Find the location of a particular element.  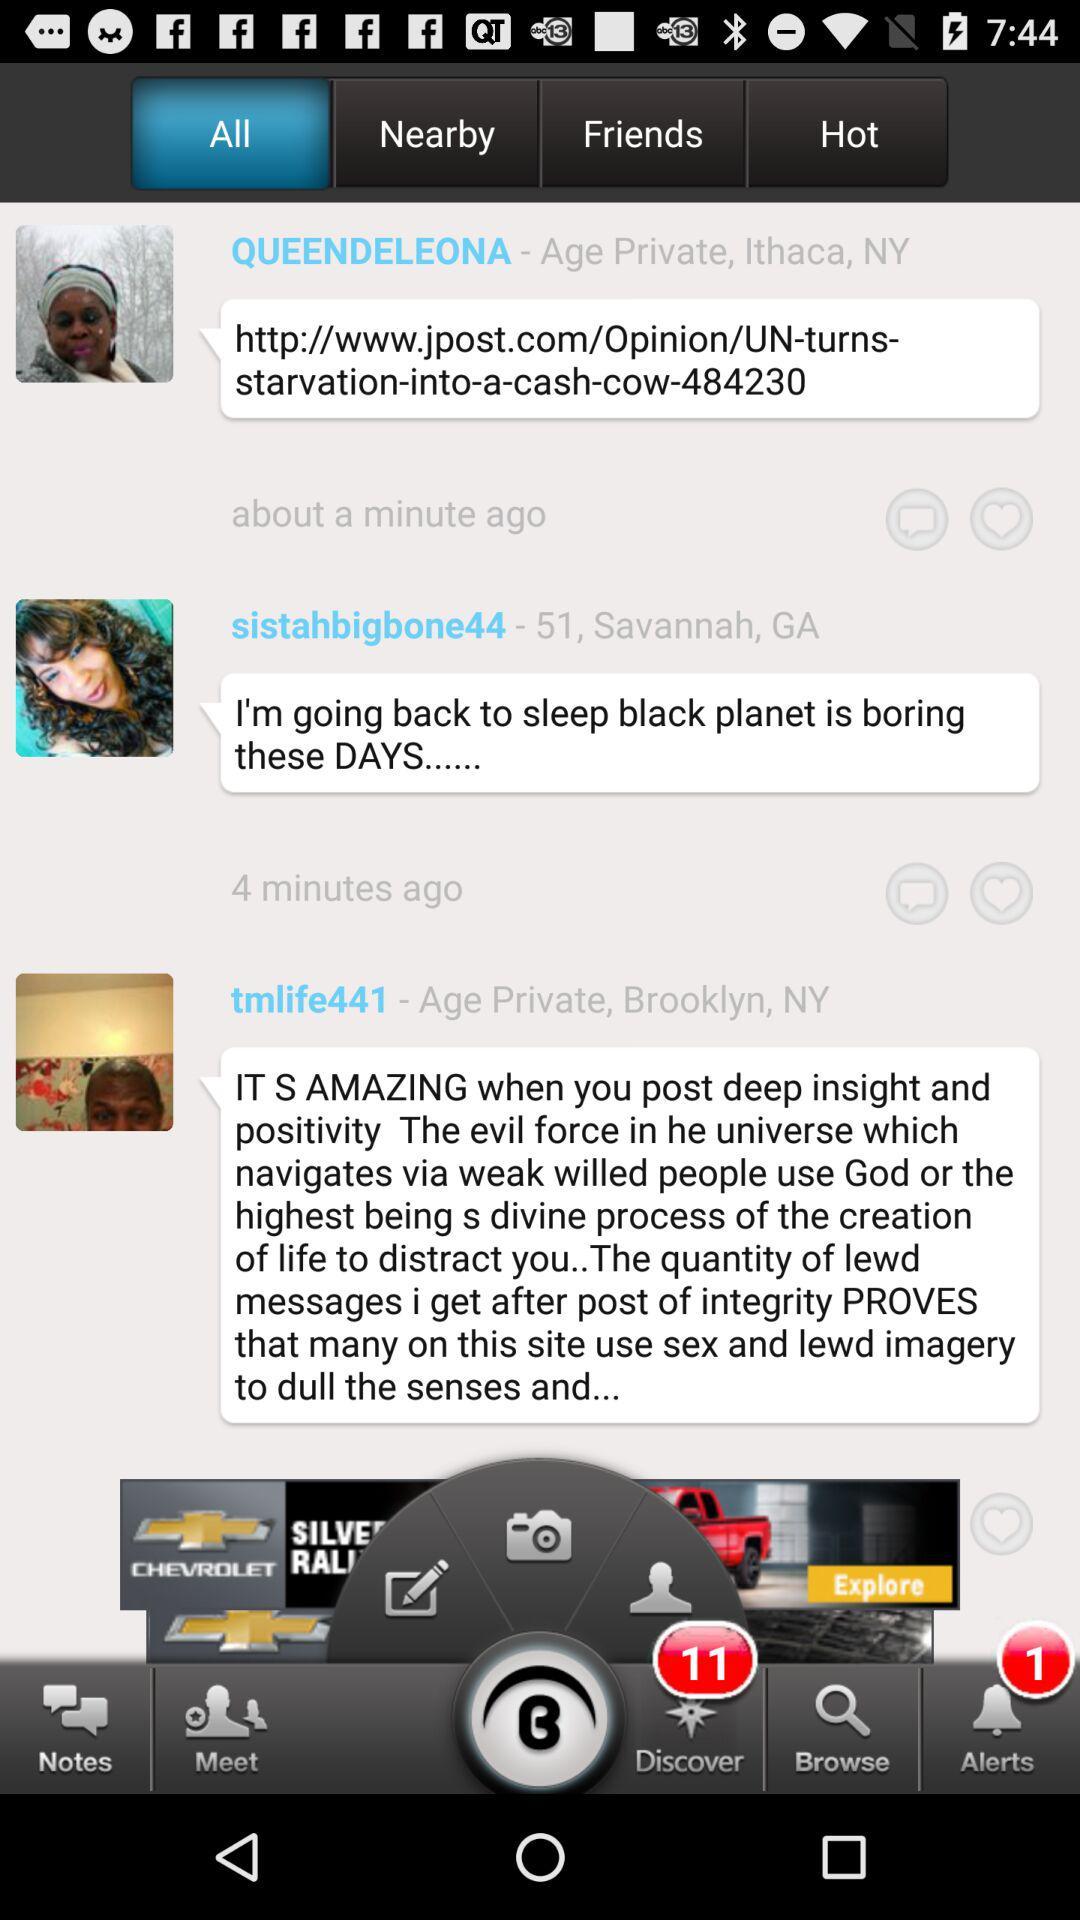

the photo icon is located at coordinates (538, 1630).